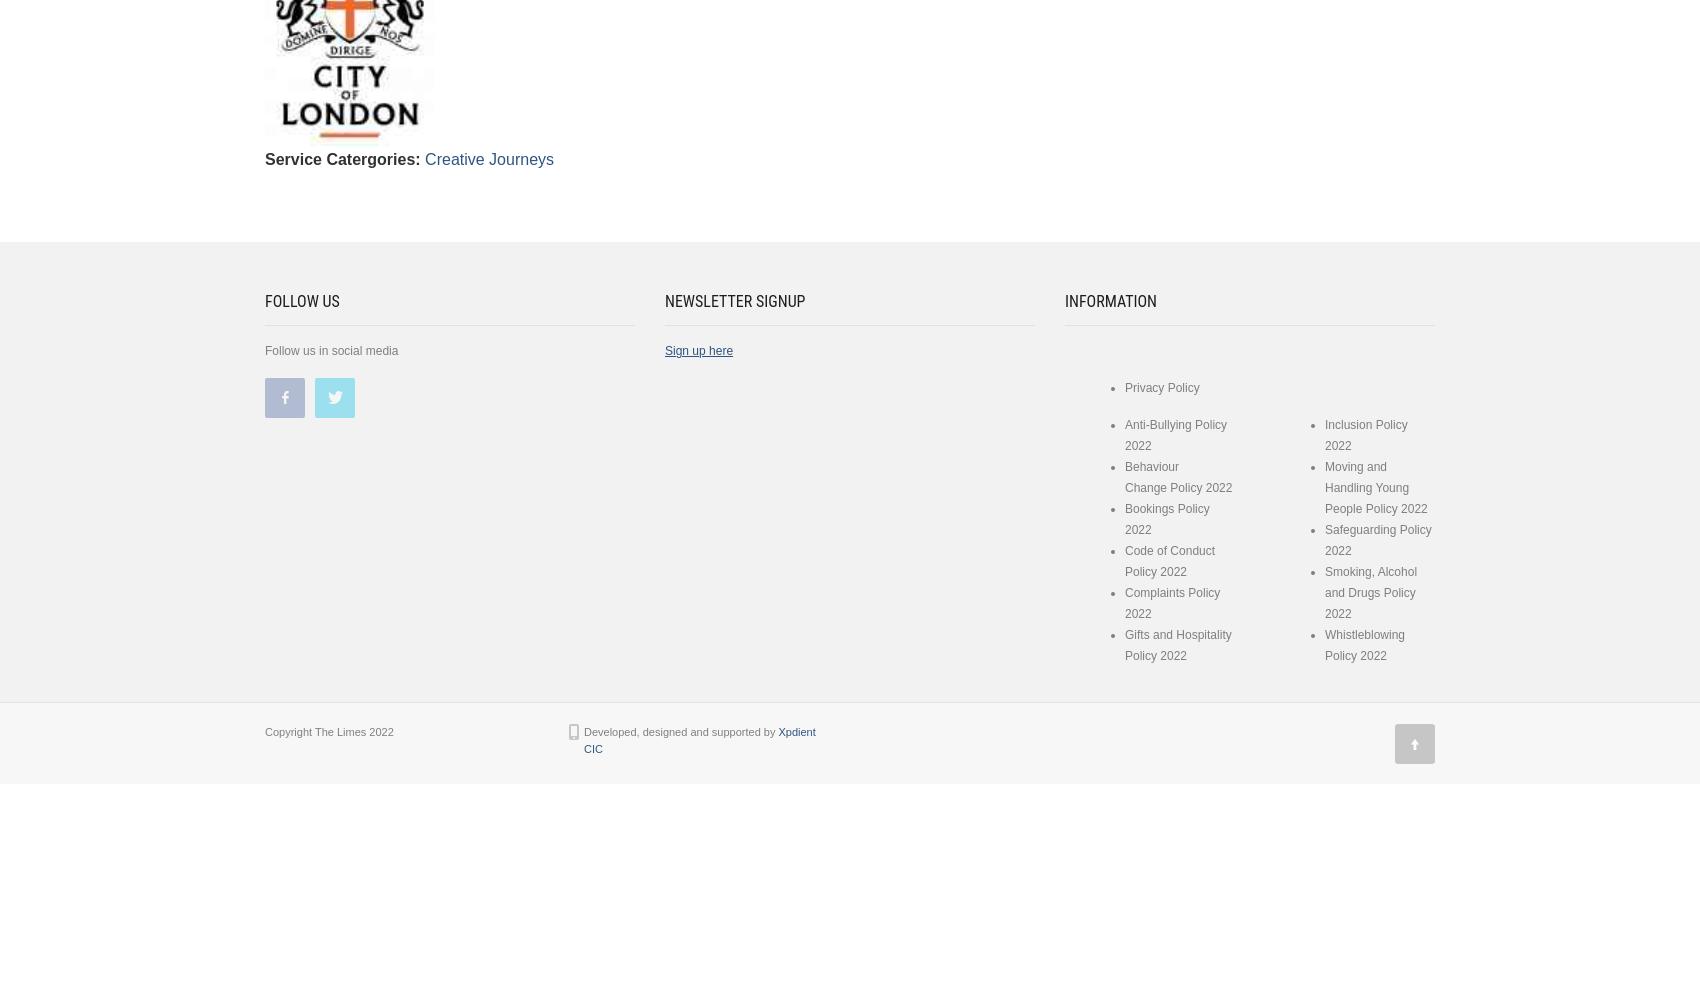 The width and height of the screenshot is (1700, 1000). Describe the element at coordinates (265, 301) in the screenshot. I see `'Follow Us'` at that location.